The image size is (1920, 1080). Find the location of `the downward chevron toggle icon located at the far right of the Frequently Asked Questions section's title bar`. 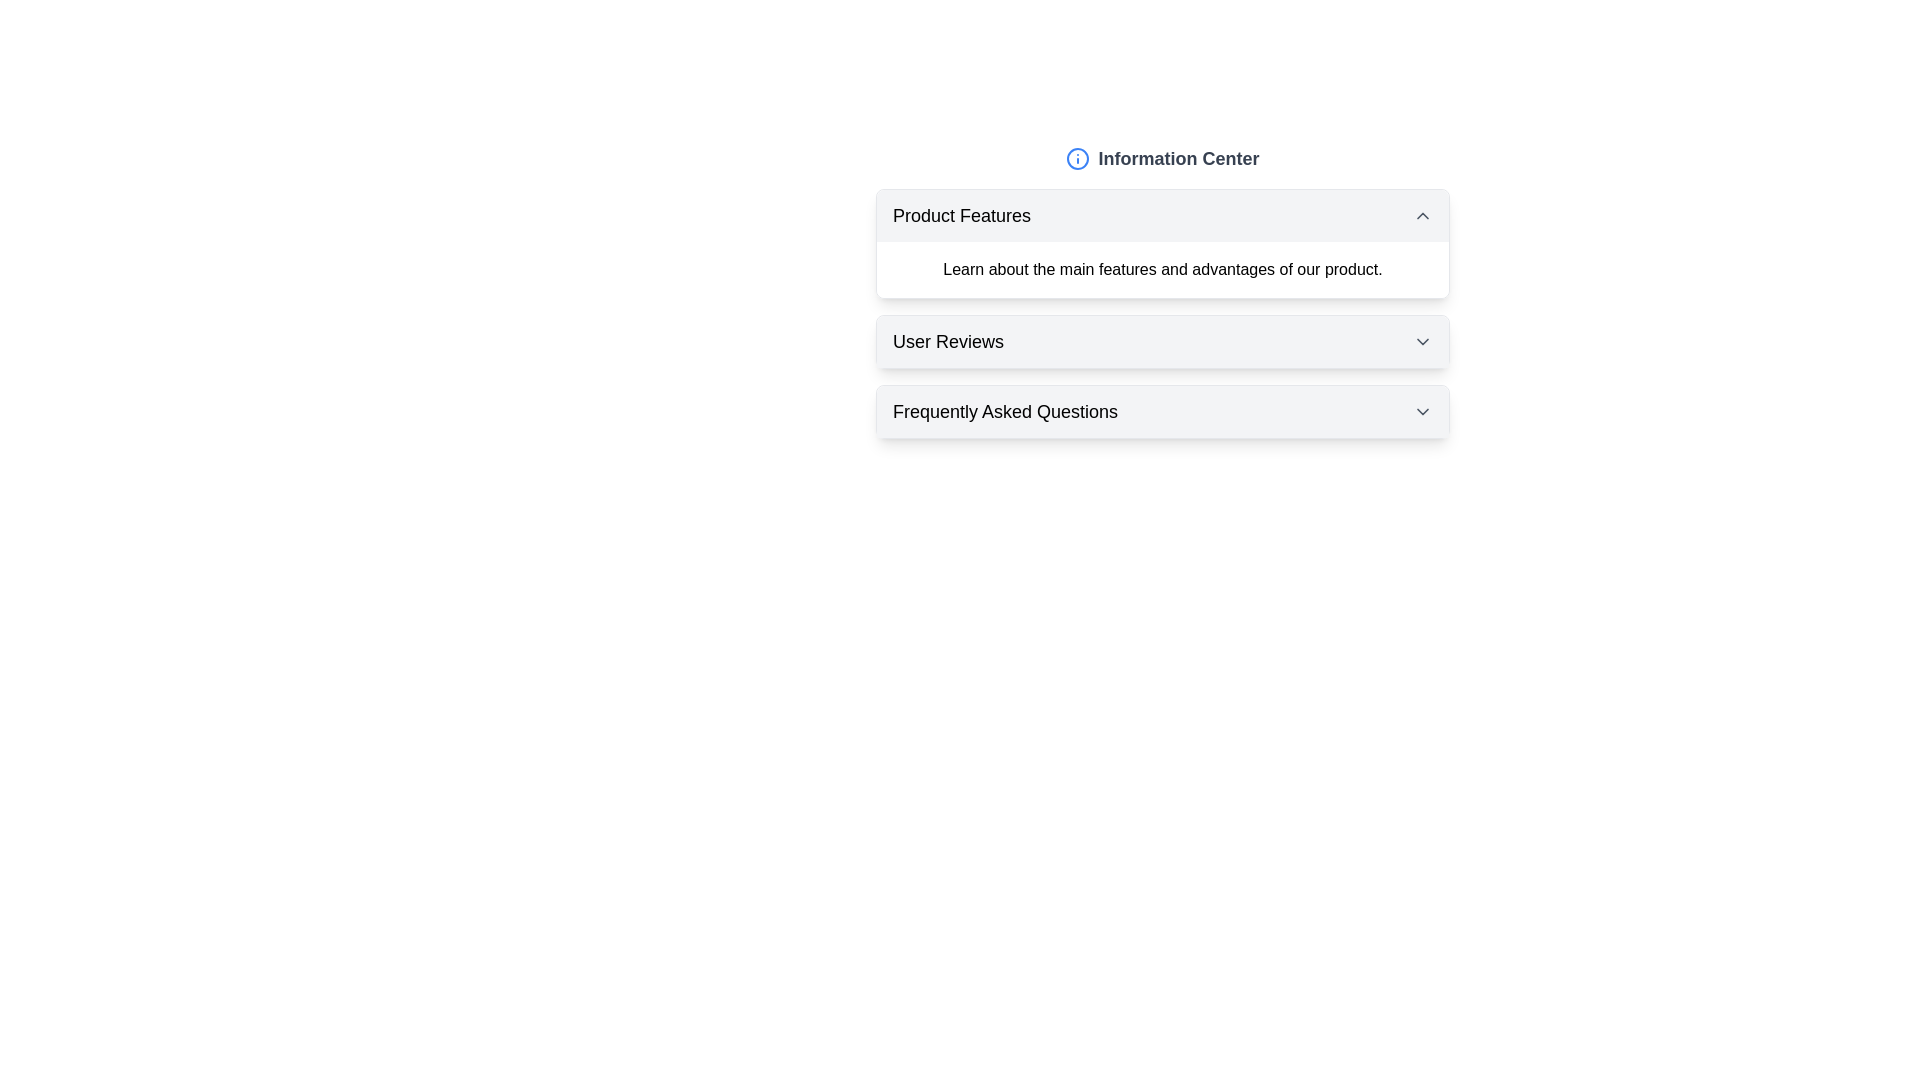

the downward chevron toggle icon located at the far right of the Frequently Asked Questions section's title bar is located at coordinates (1421, 411).